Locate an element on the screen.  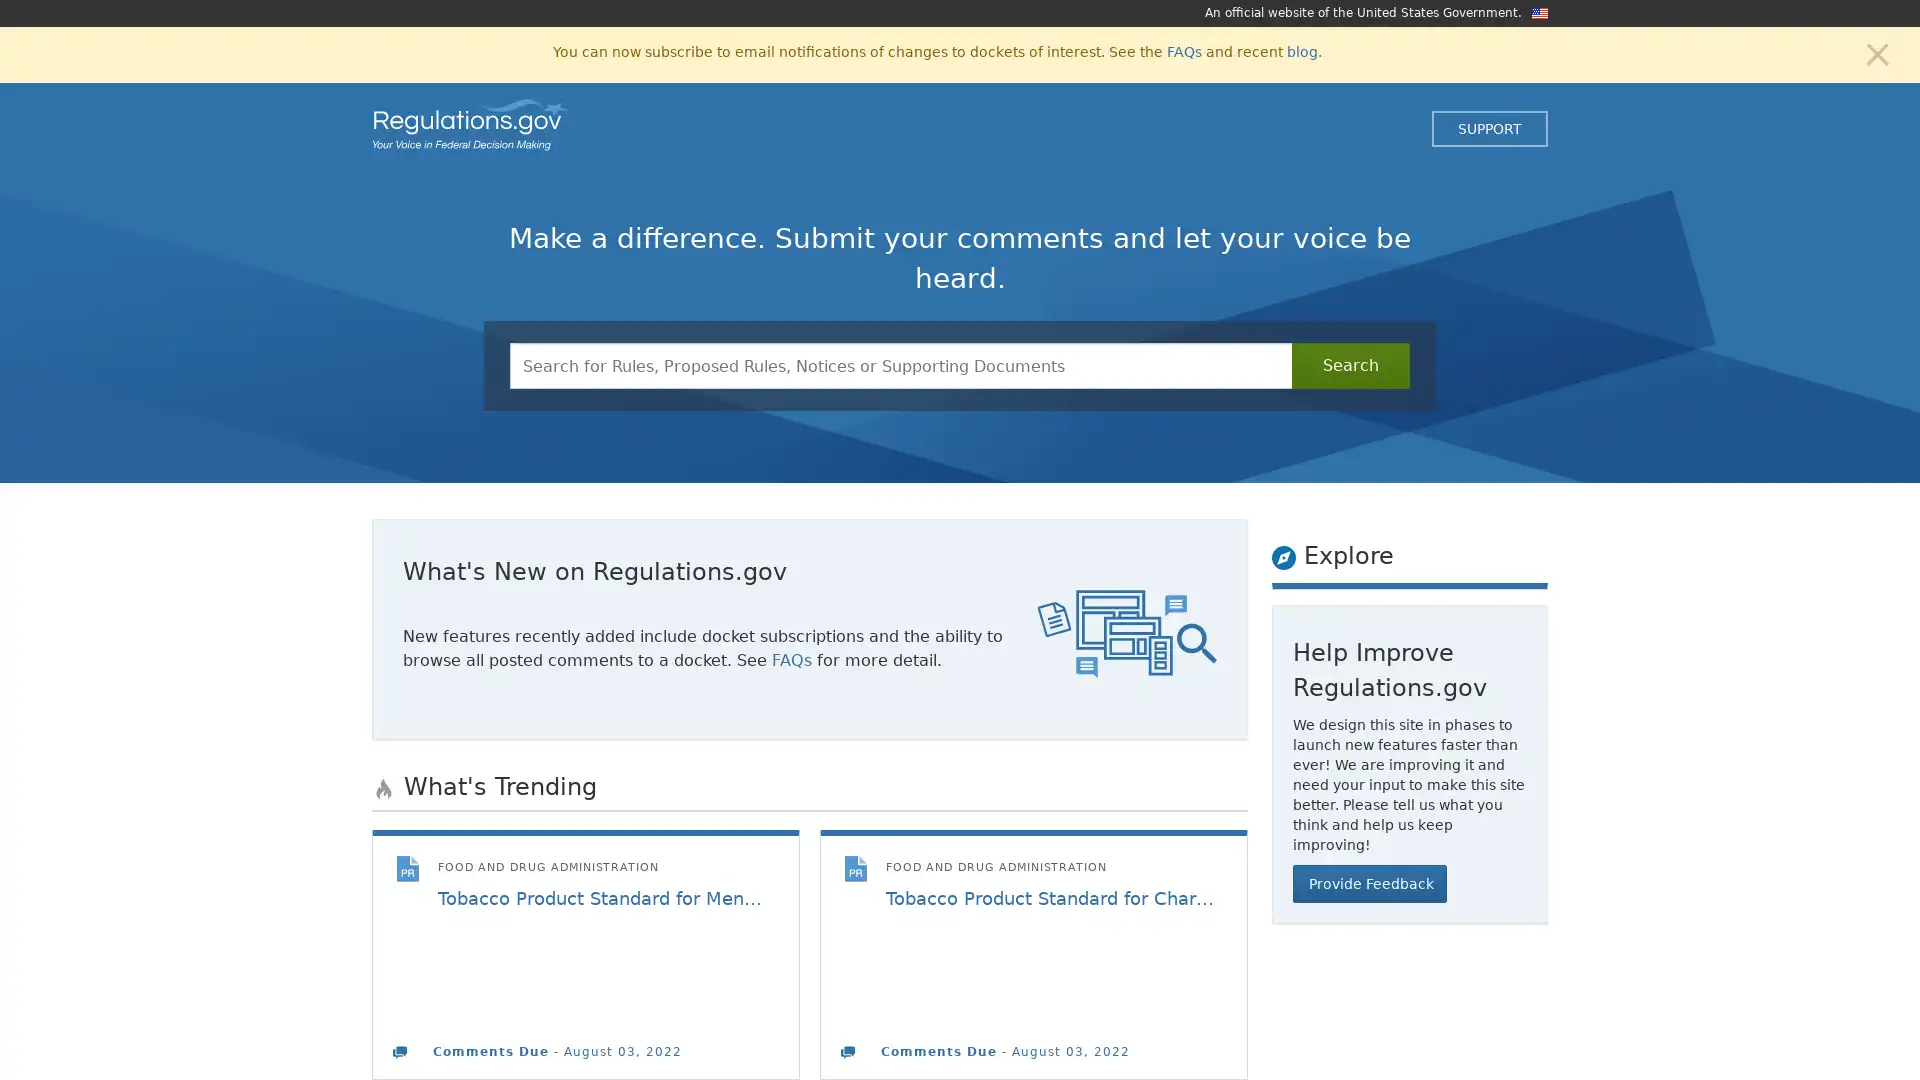
Close is located at coordinates (1876, 52).